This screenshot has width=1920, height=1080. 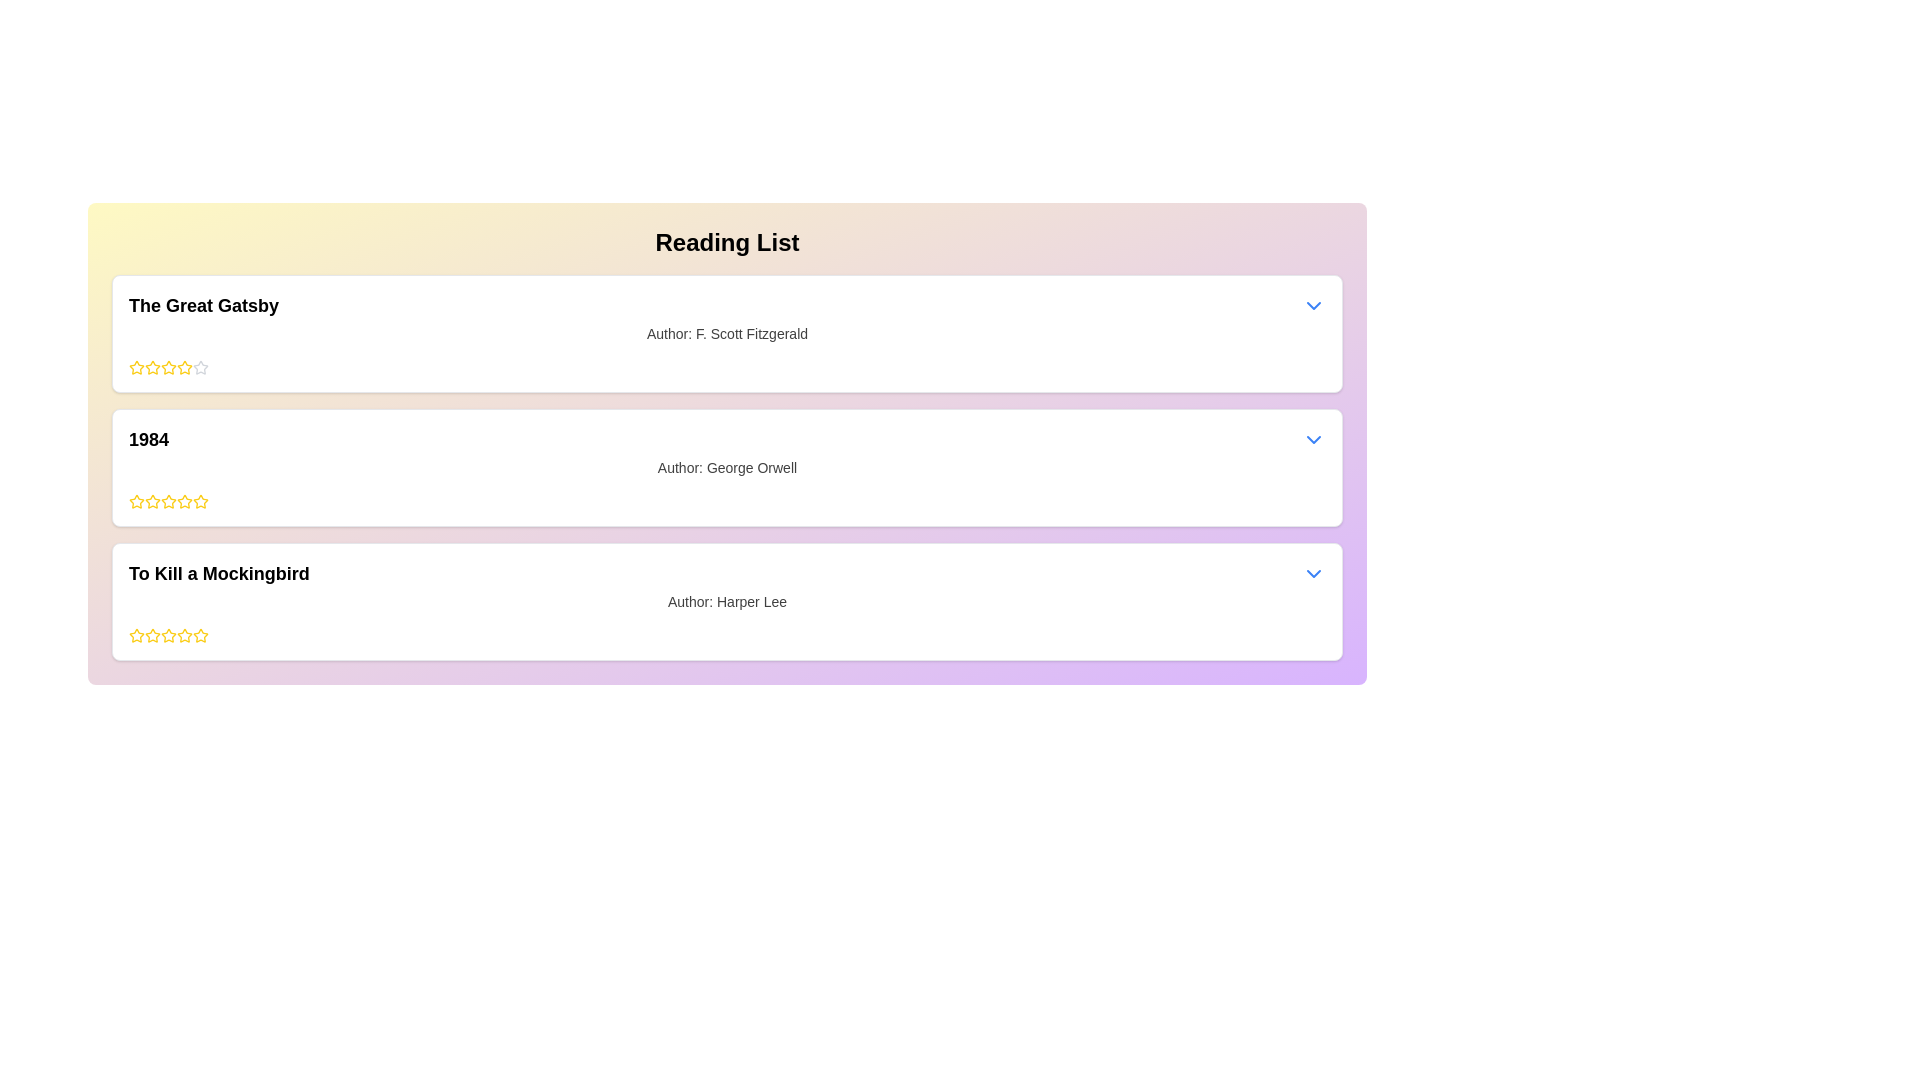 I want to click on the visual representation of the fifth star icon in the rating system located beneath the title 'To Kill a Mockingbird', so click(x=168, y=636).